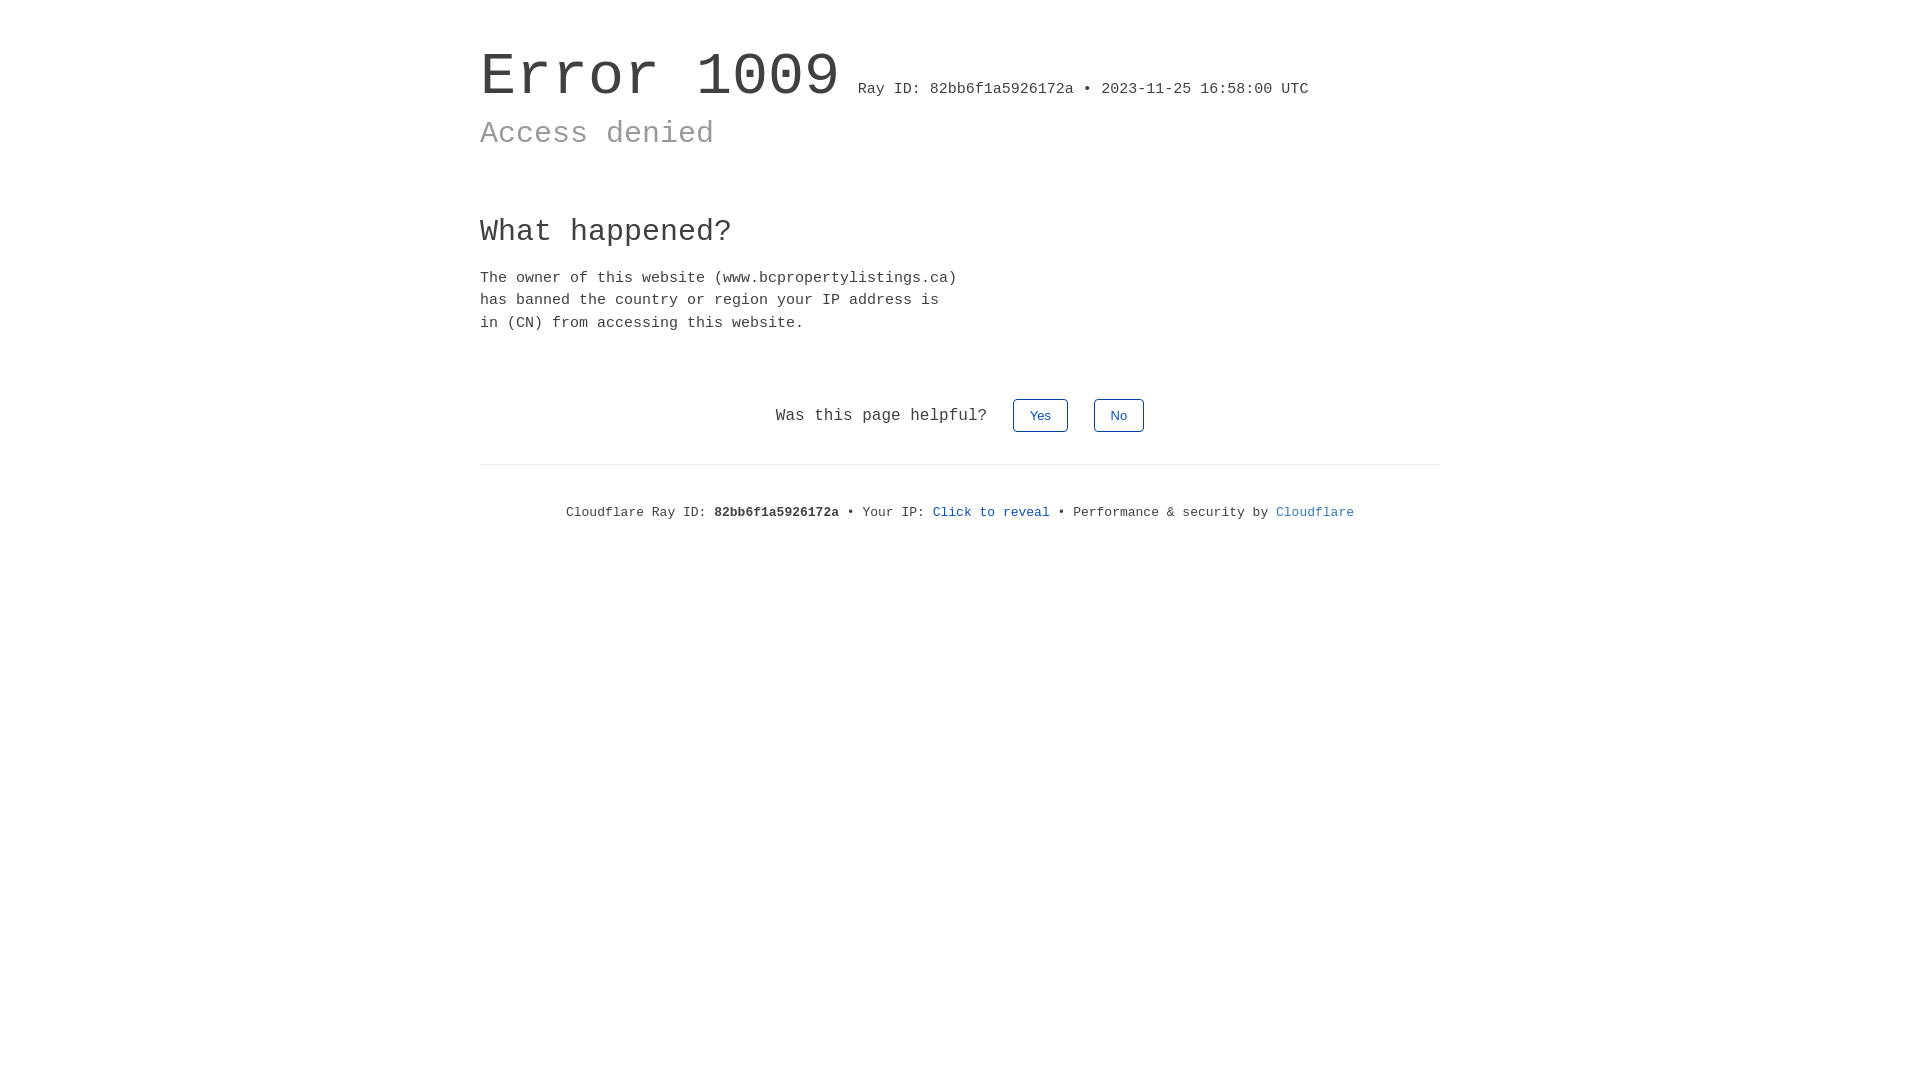  What do you see at coordinates (991, 511) in the screenshot?
I see `'Click to reveal'` at bounding box center [991, 511].